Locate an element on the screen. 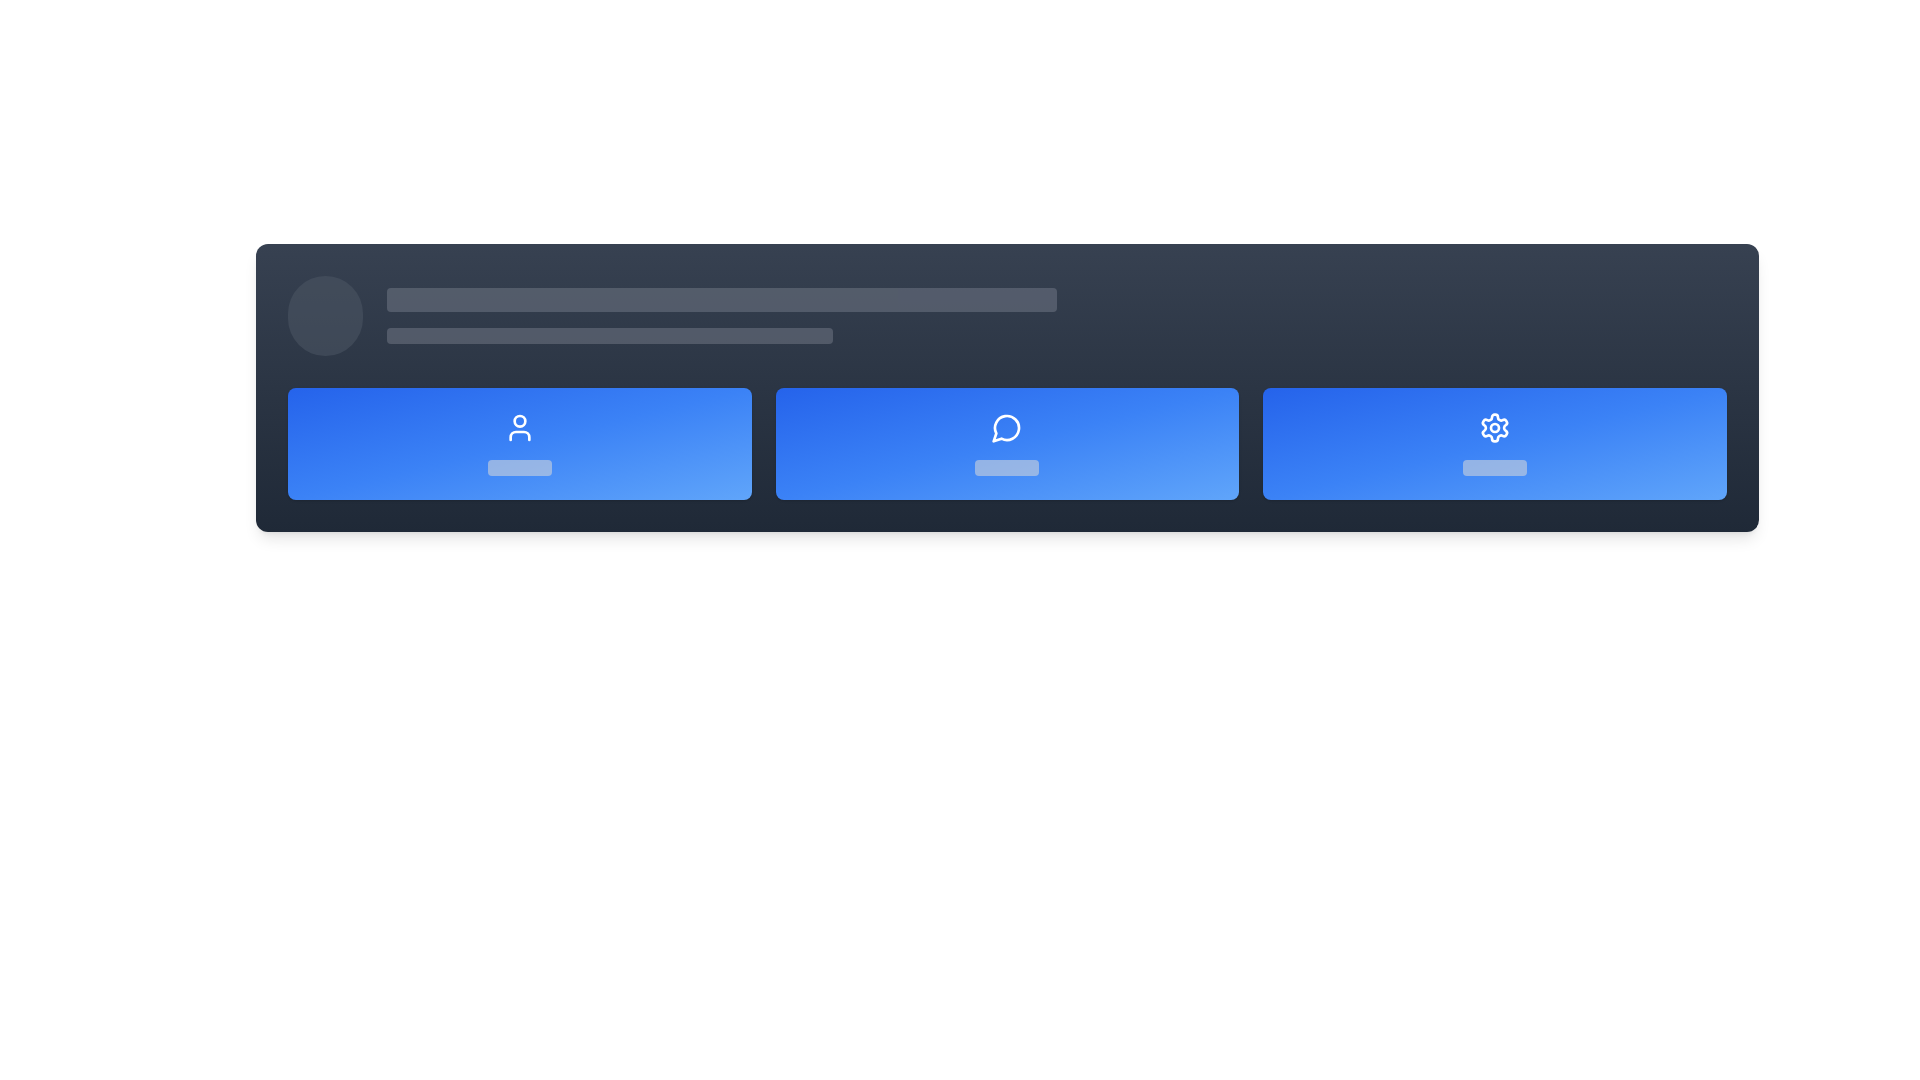  the loading animation of the Skeleton placeholder located in a blue rounded rectangular card, positioned centrally among a horizontal row of cards, below the chat bubble icon is located at coordinates (1007, 467).